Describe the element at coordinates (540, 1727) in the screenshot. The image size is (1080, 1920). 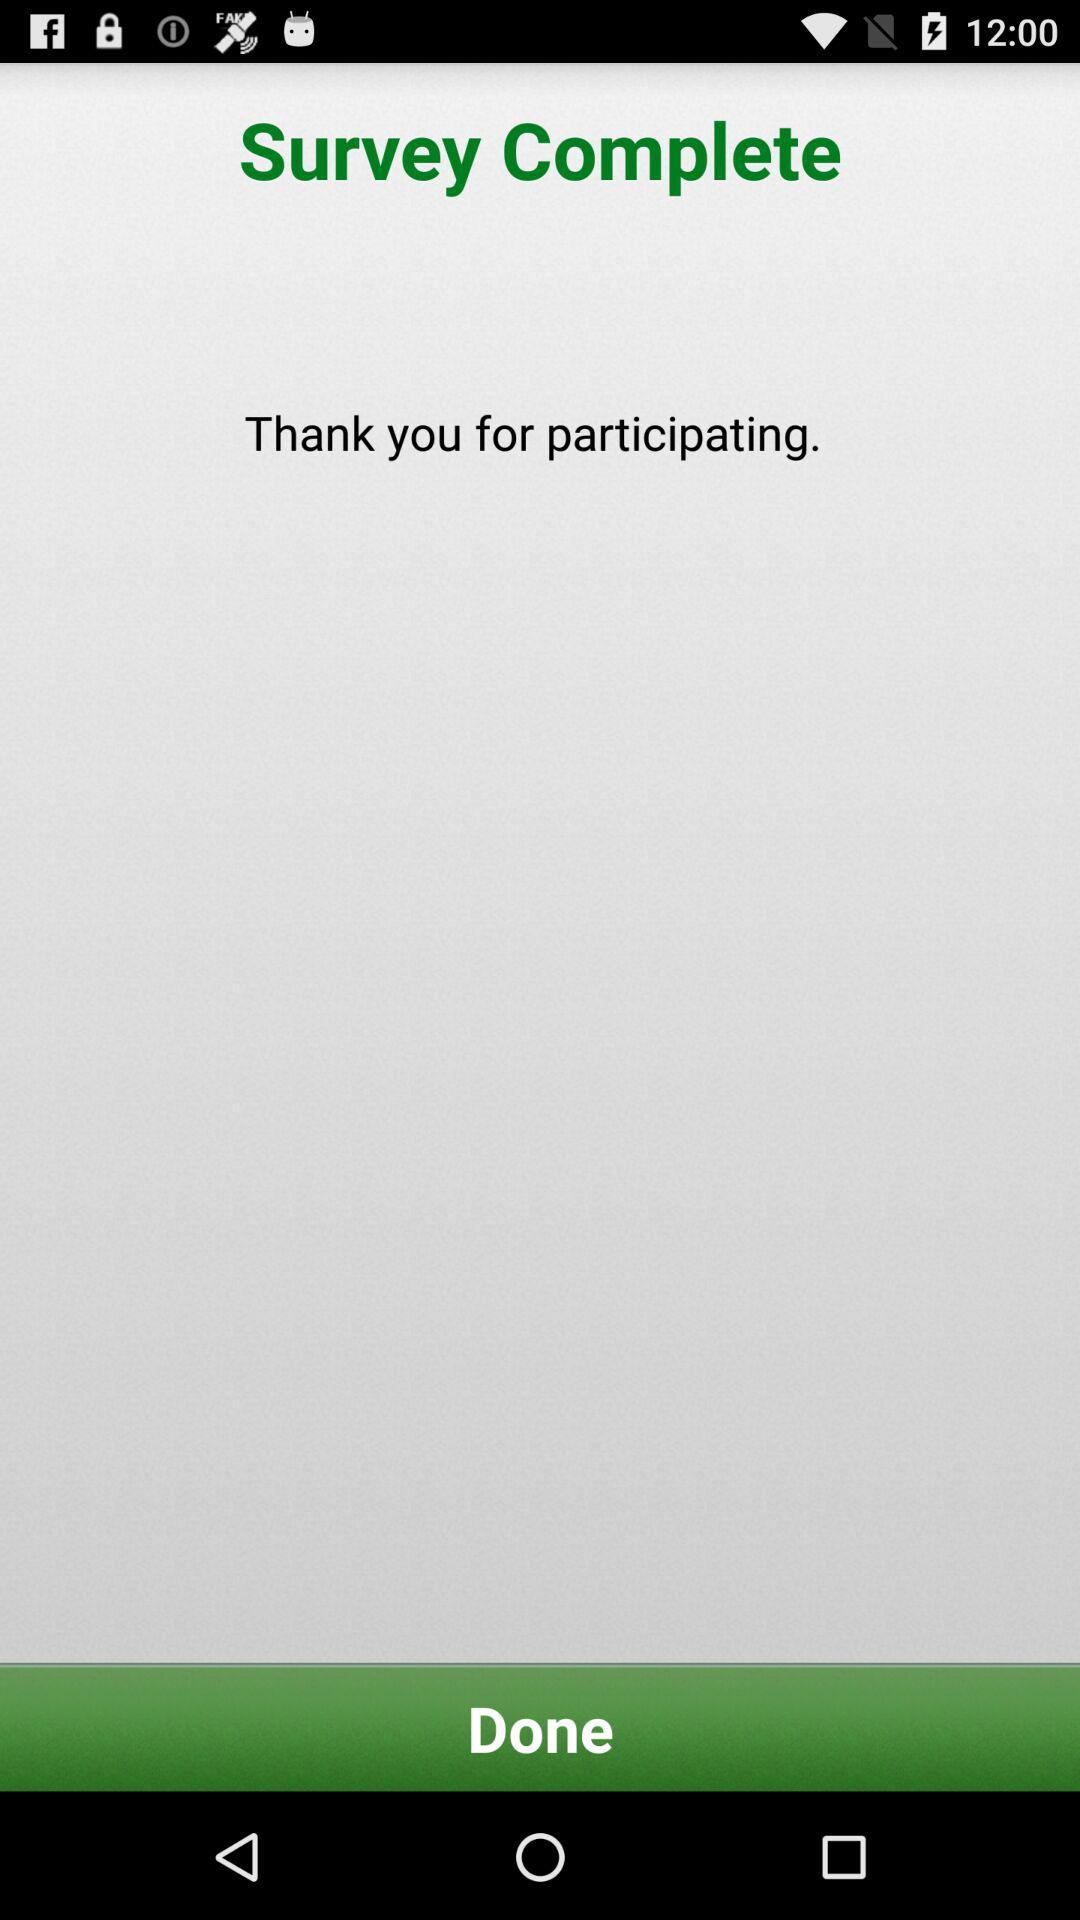
I see `the item below the thank you for item` at that location.